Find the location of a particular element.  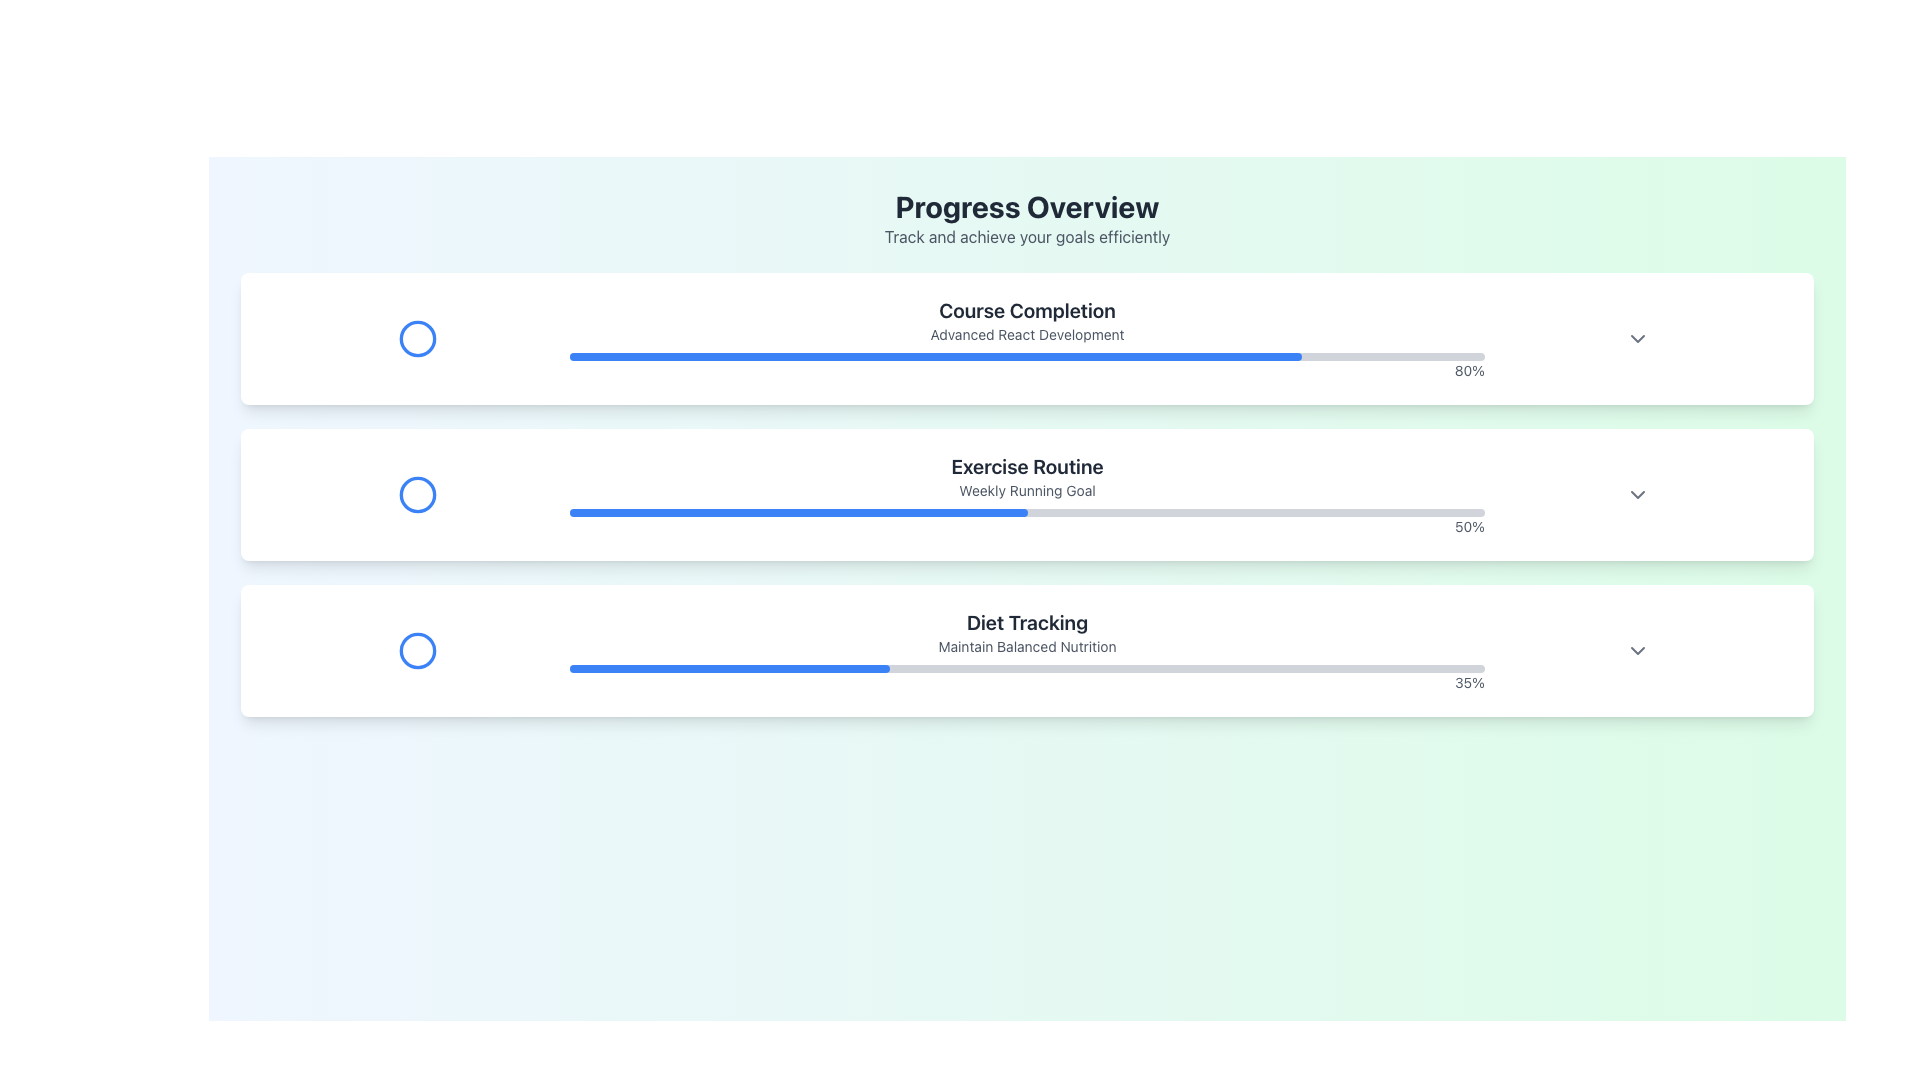

the horizontal progress bar in the 'Diet Tracking' section, which has a gray background and a blue segment indicating 35% progress is located at coordinates (1027, 668).